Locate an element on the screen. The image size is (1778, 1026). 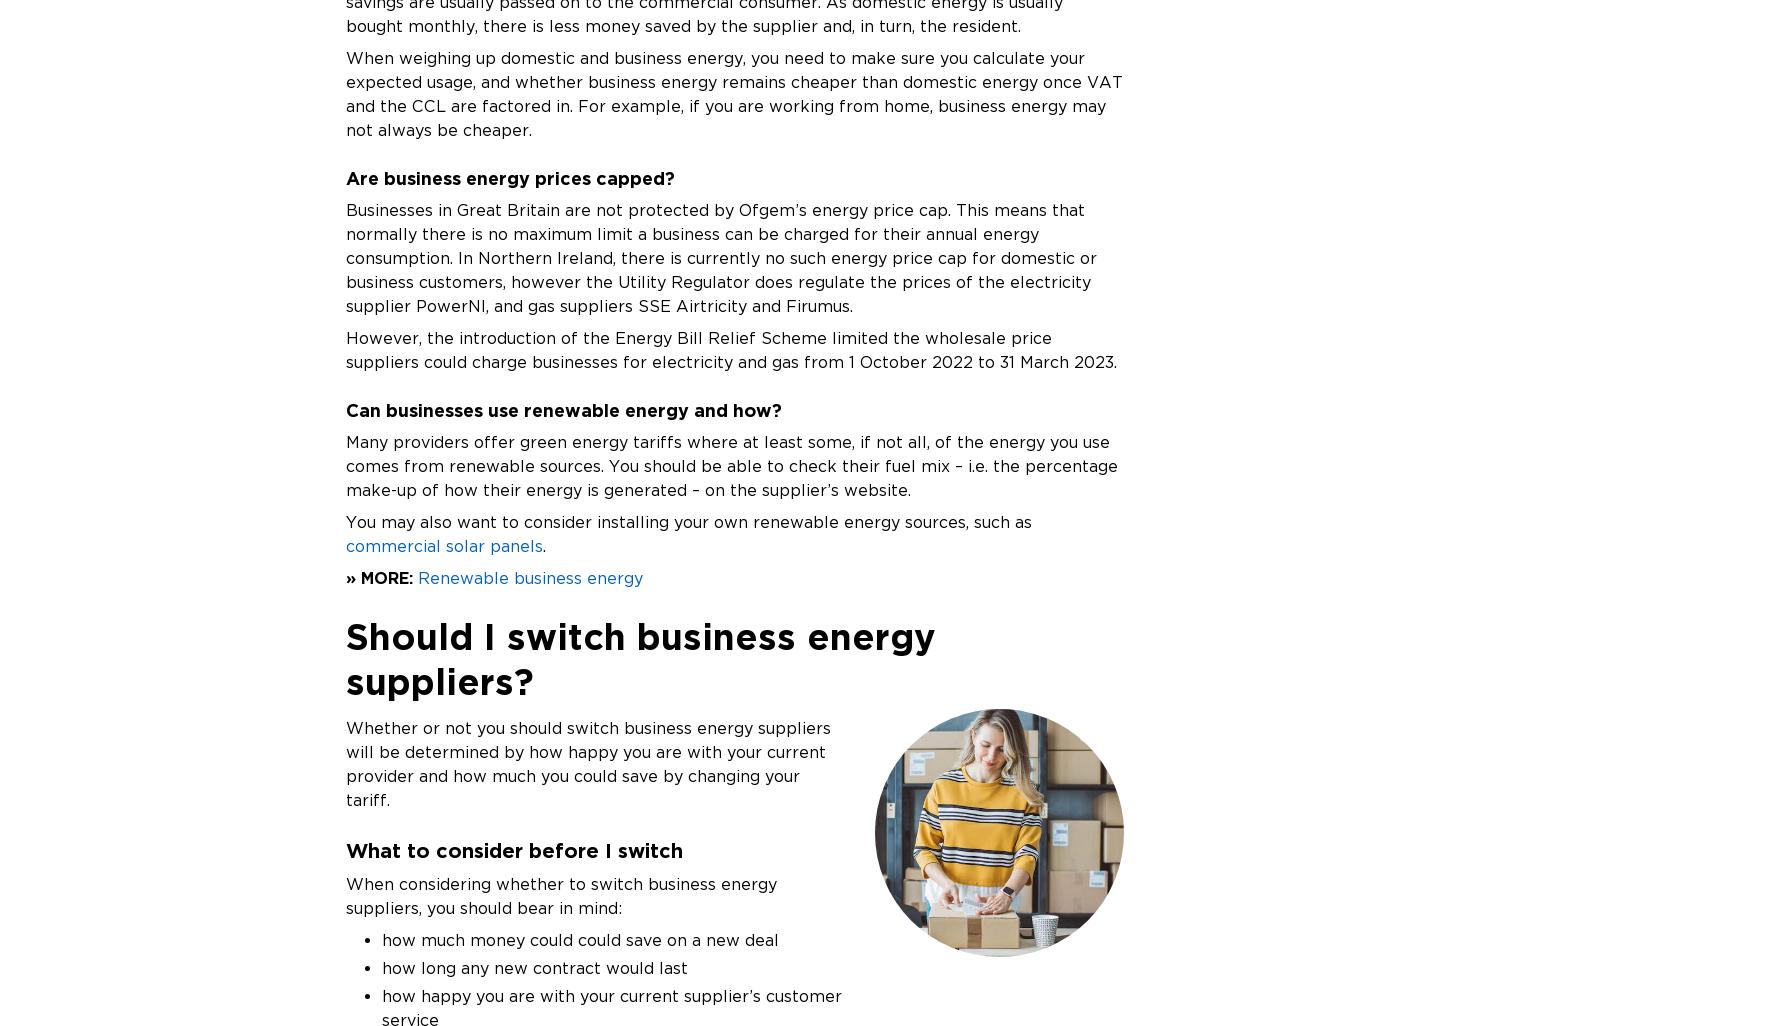
'Whether or not you should switch business energy suppliers will be determined by how happy you are with your current provider and how much you could save by changing your tariff.' is located at coordinates (587, 763).